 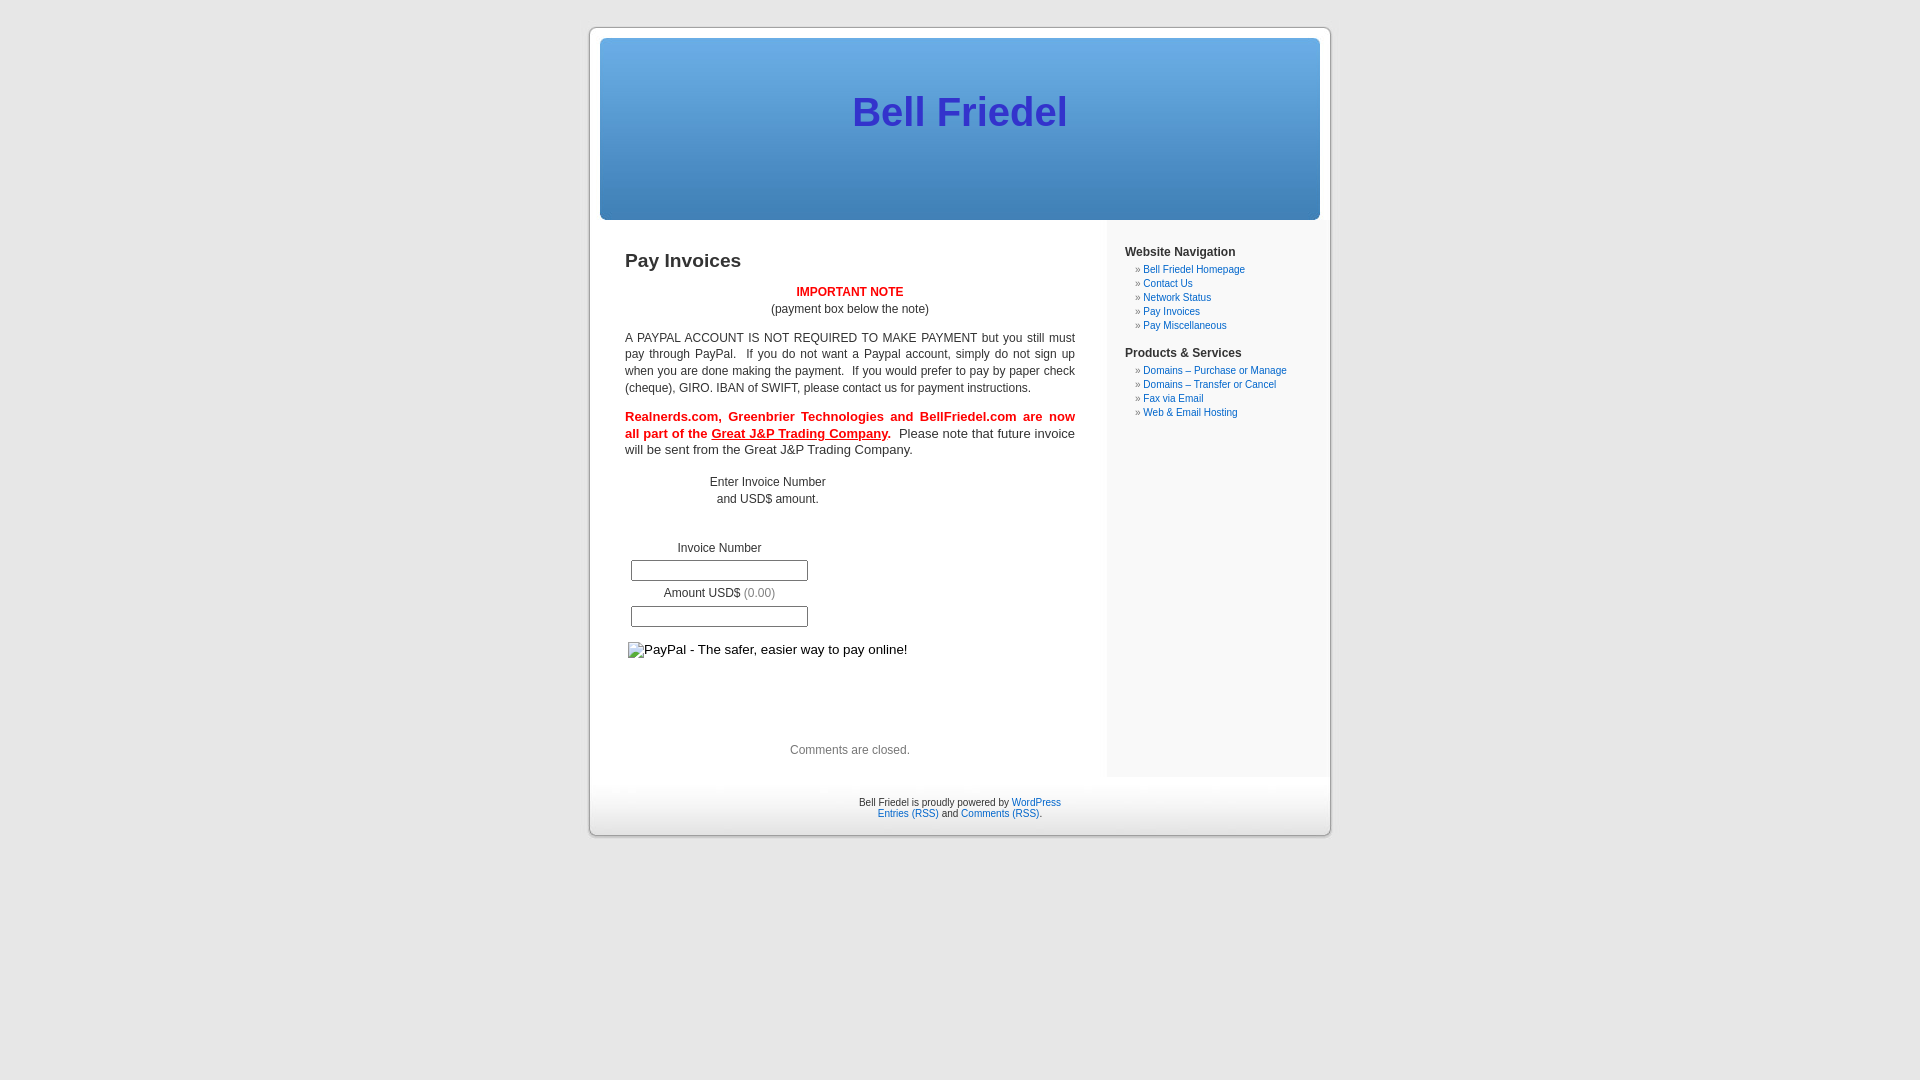 I want to click on 'Comments (RSS)', so click(x=999, y=813).